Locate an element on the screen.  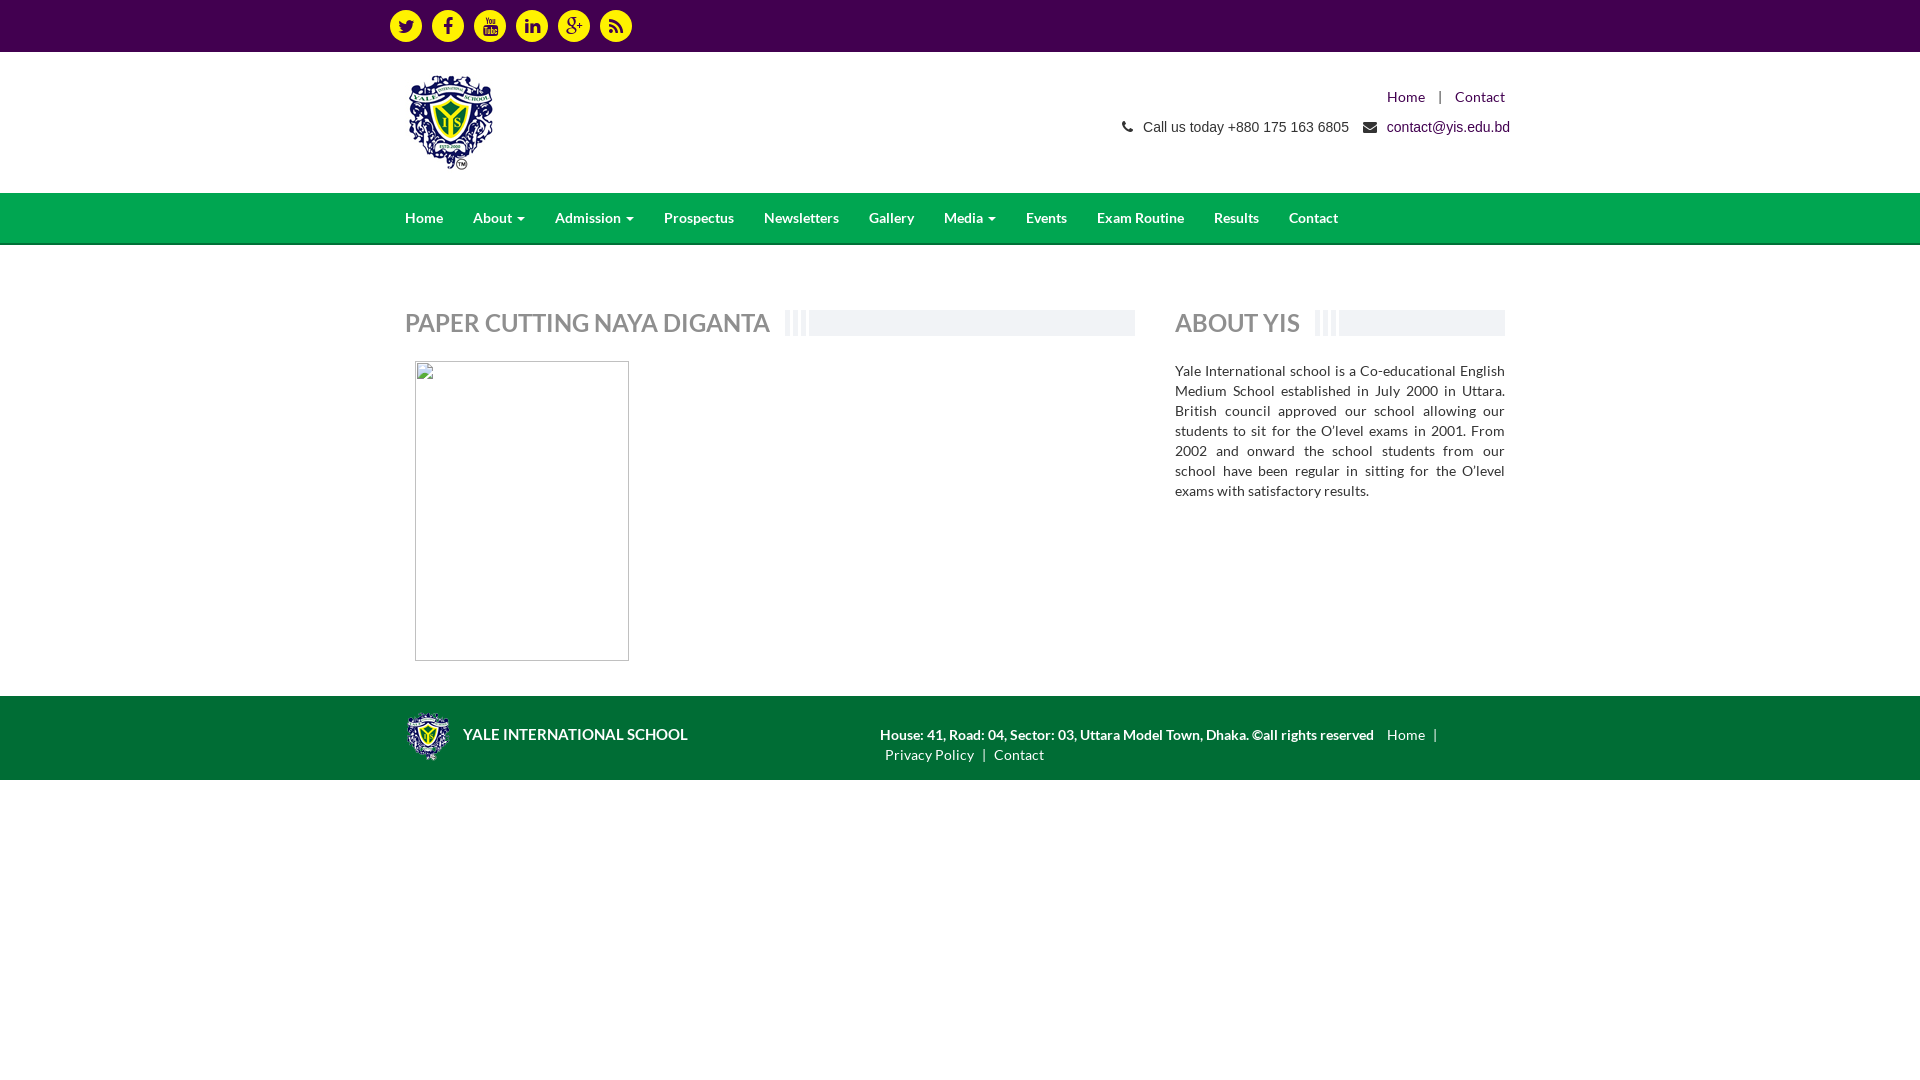
'Contact' is located at coordinates (1018, 754).